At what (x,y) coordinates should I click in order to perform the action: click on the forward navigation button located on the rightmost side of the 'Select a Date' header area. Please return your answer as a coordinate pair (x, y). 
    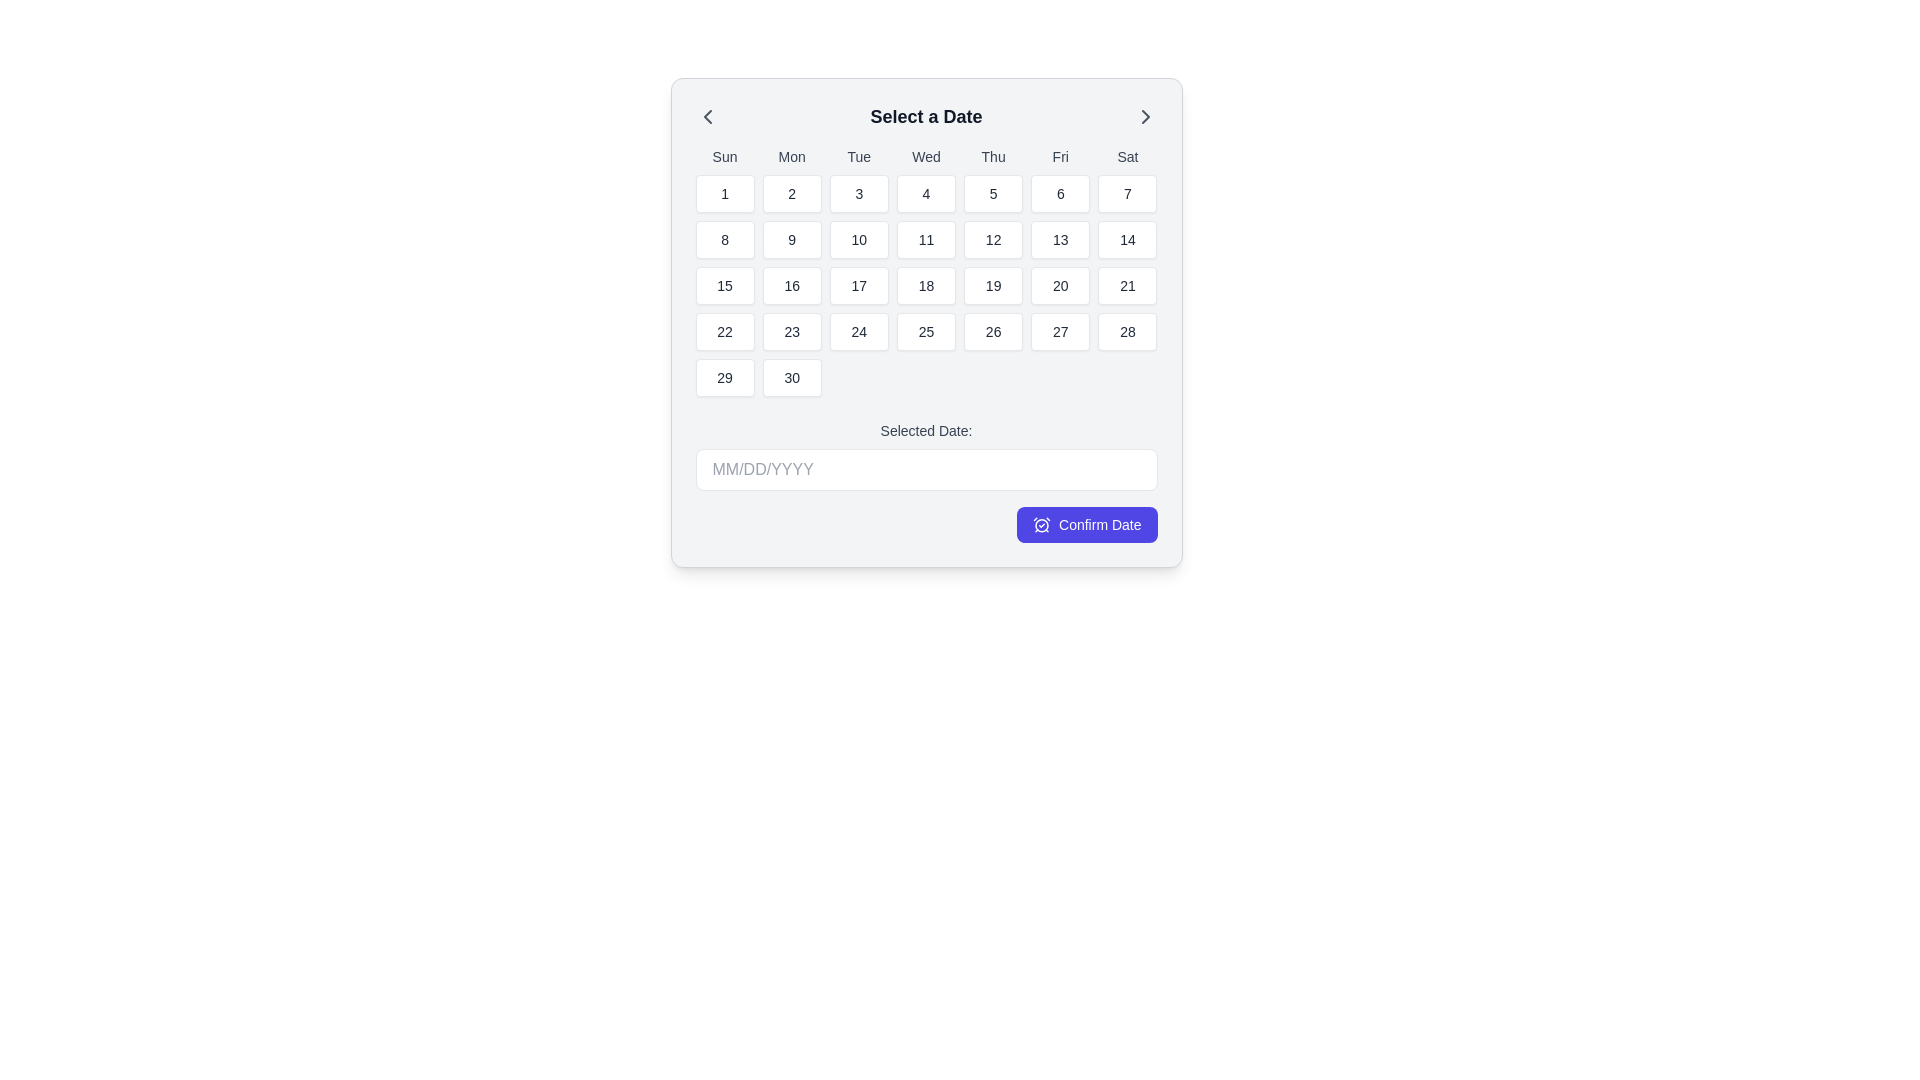
    Looking at the image, I should click on (1145, 116).